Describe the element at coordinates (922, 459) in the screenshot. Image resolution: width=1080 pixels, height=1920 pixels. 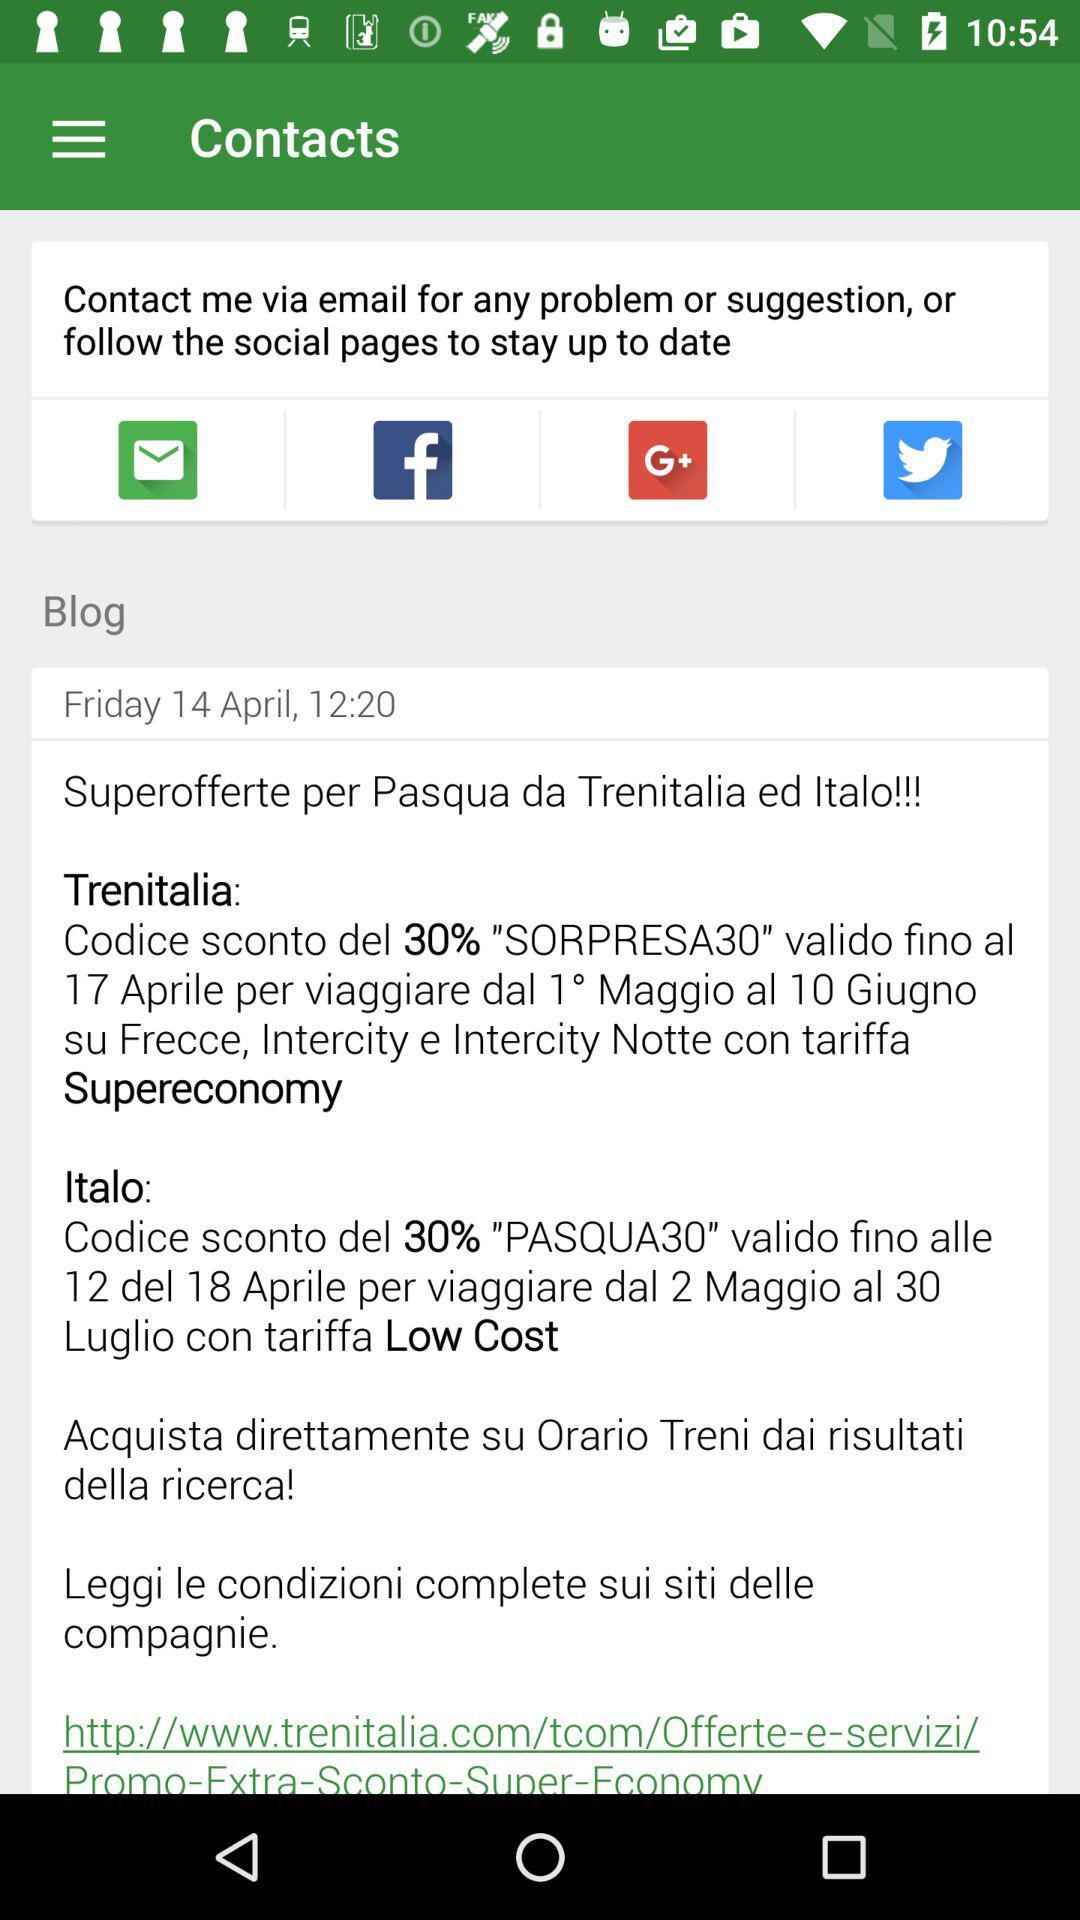
I see `company 's twitter page` at that location.